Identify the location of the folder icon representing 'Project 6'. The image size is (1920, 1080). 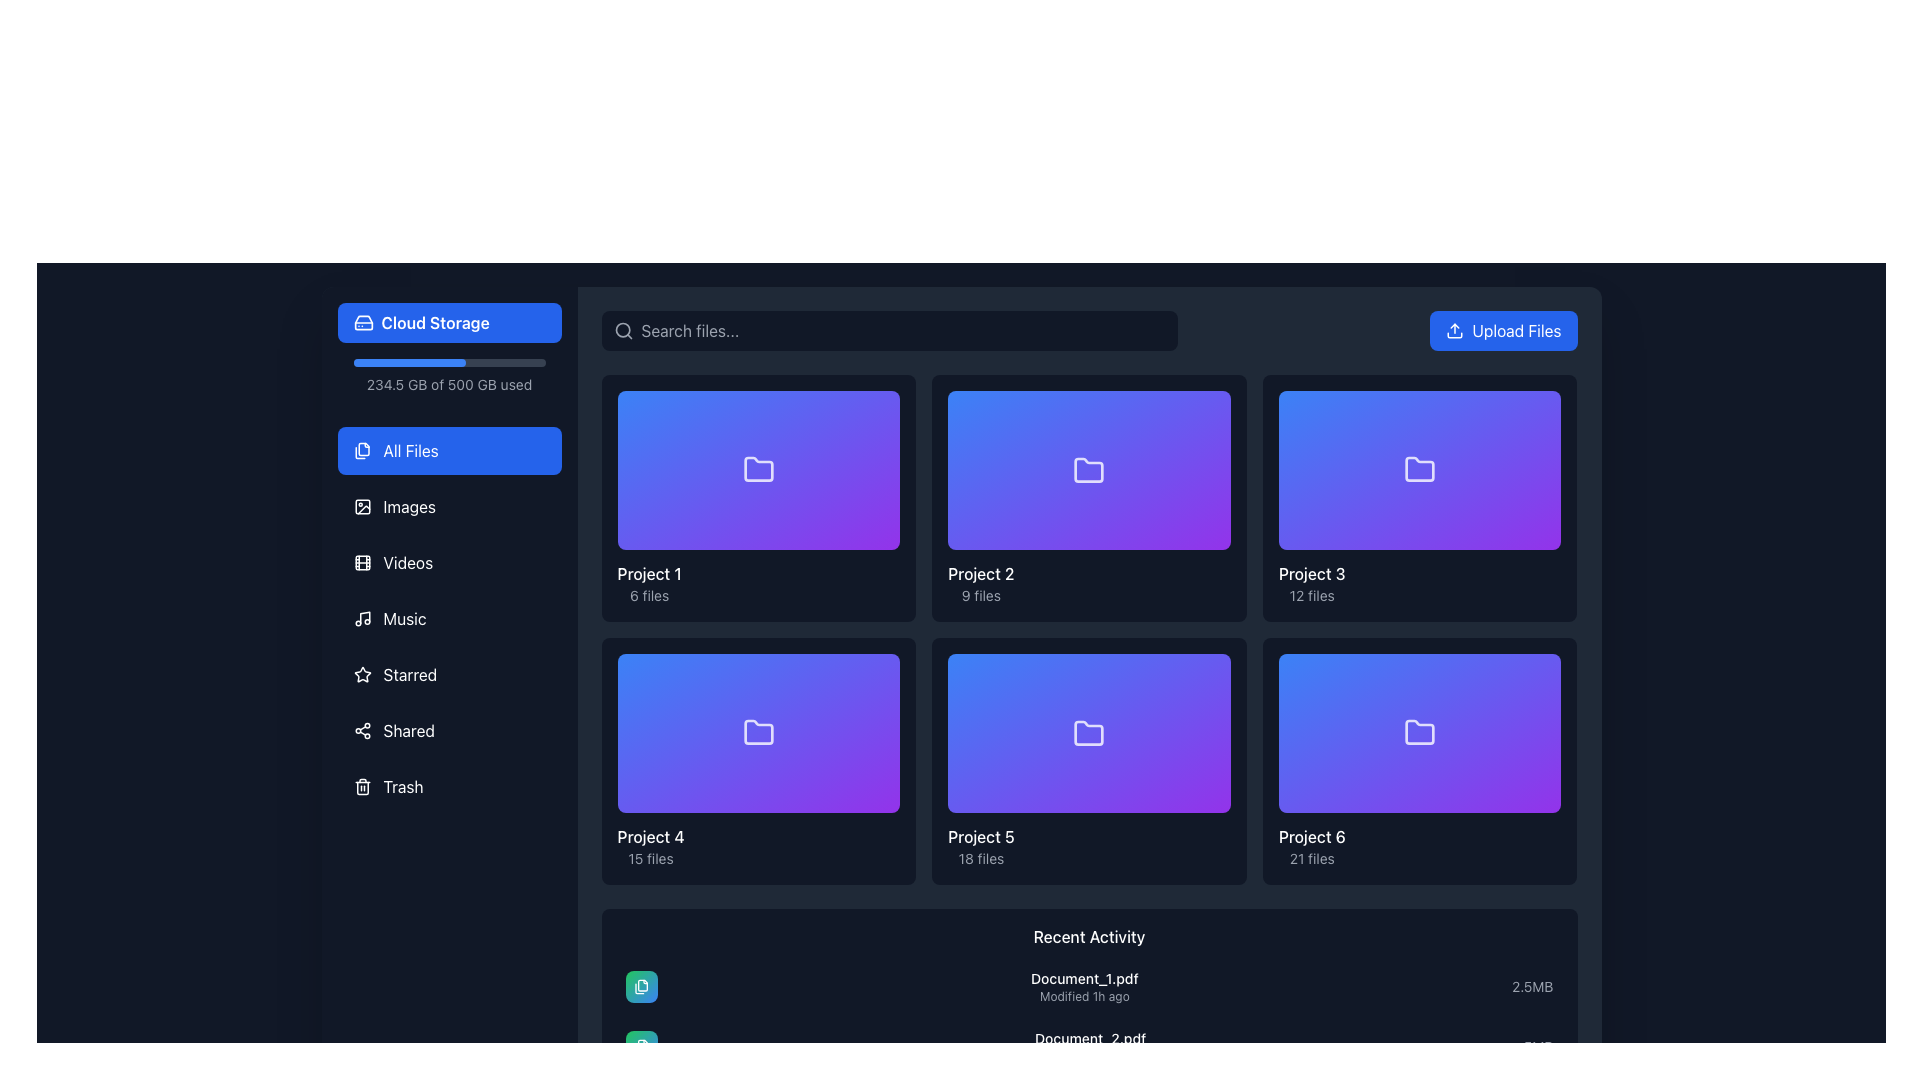
(1419, 733).